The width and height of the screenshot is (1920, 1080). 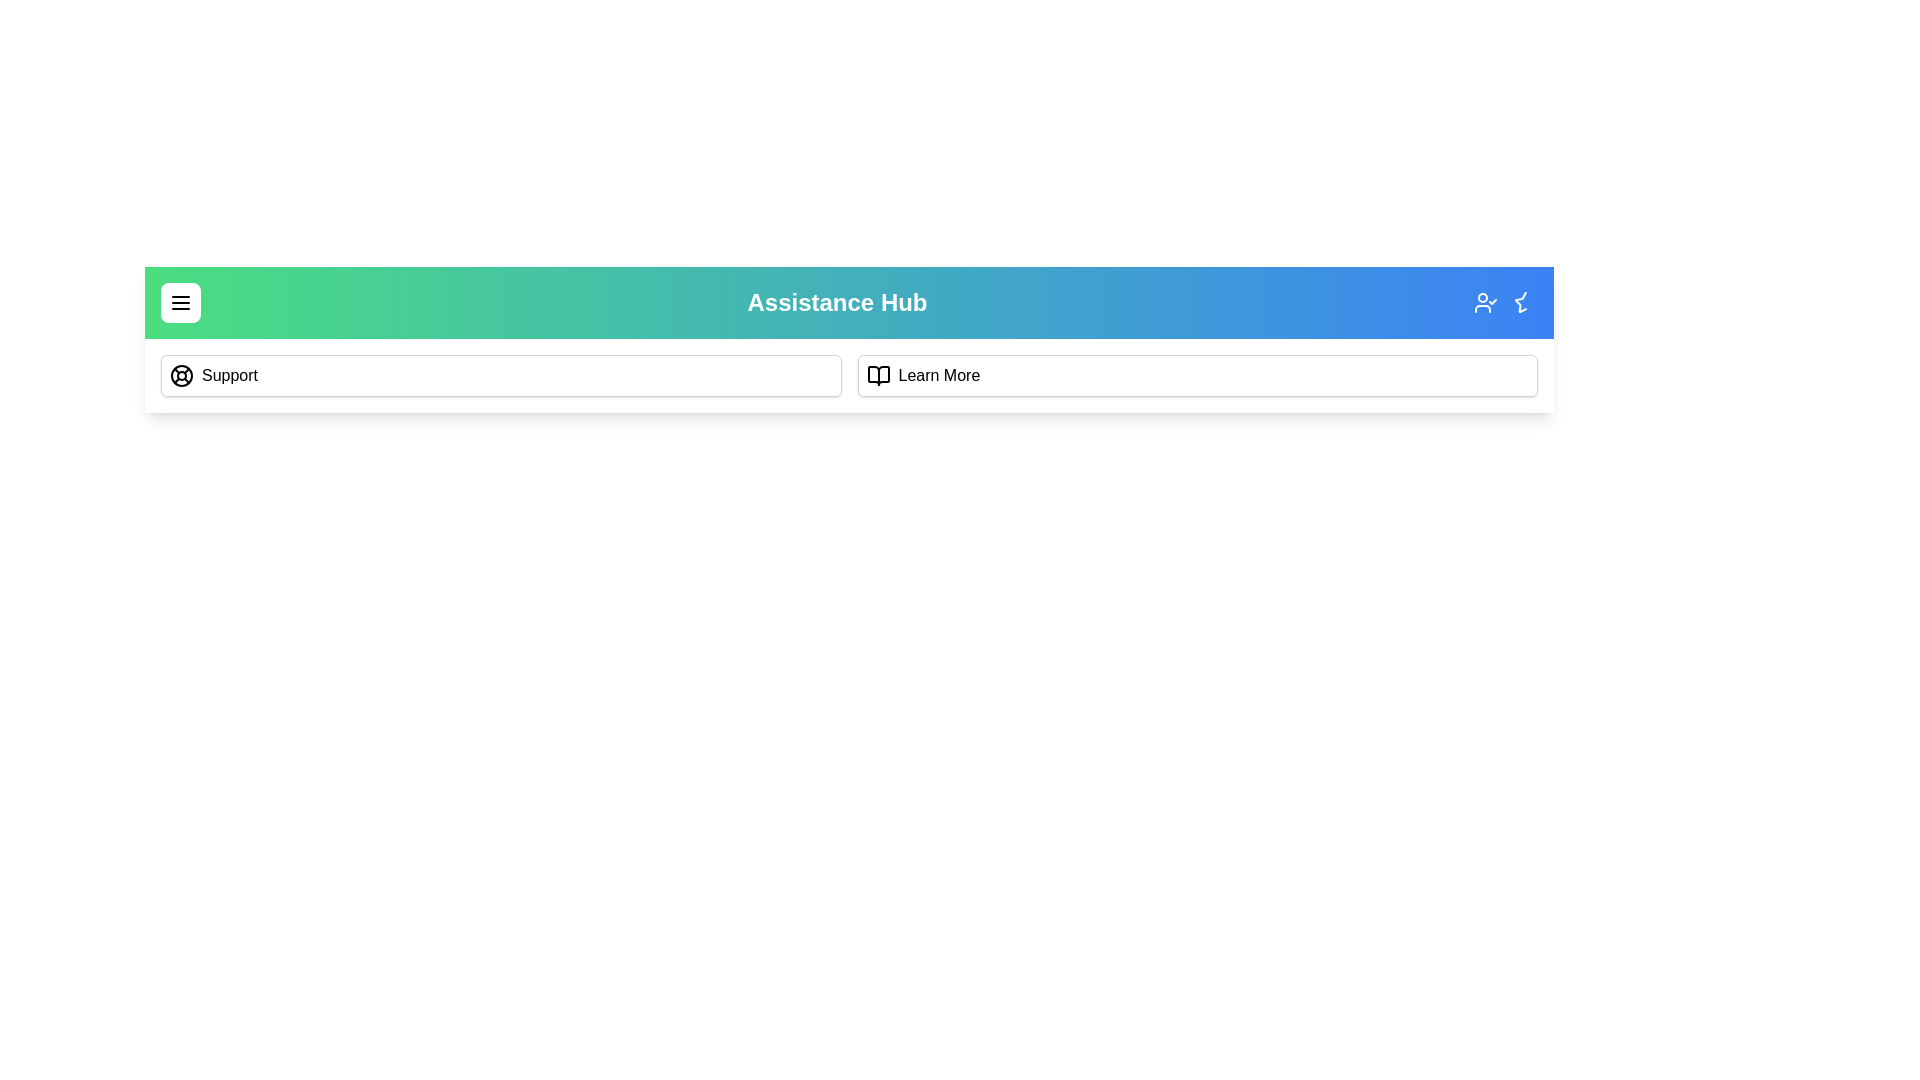 What do you see at coordinates (1525, 303) in the screenshot?
I see `the icon StarHalf in the top right corner of the app bar` at bounding box center [1525, 303].